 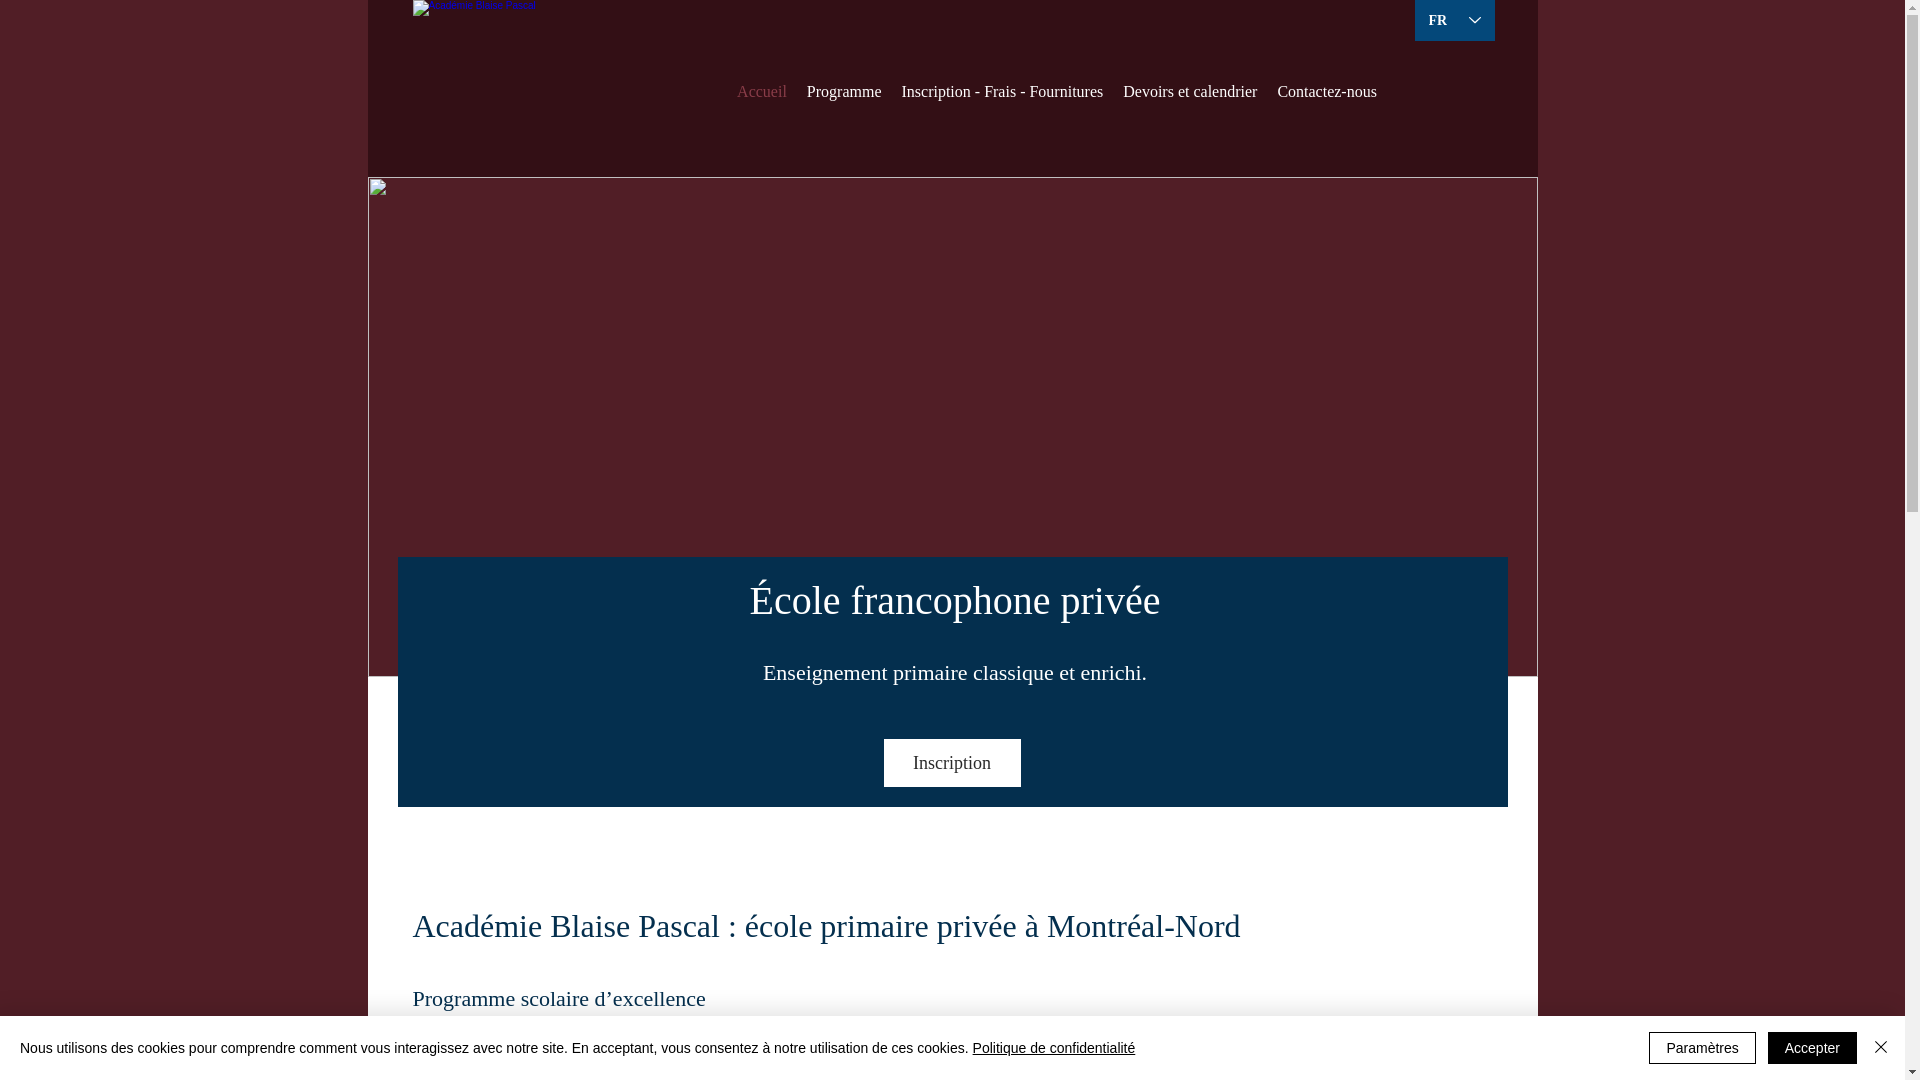 I want to click on 'Devoirs et calendrier', so click(x=1190, y=91).